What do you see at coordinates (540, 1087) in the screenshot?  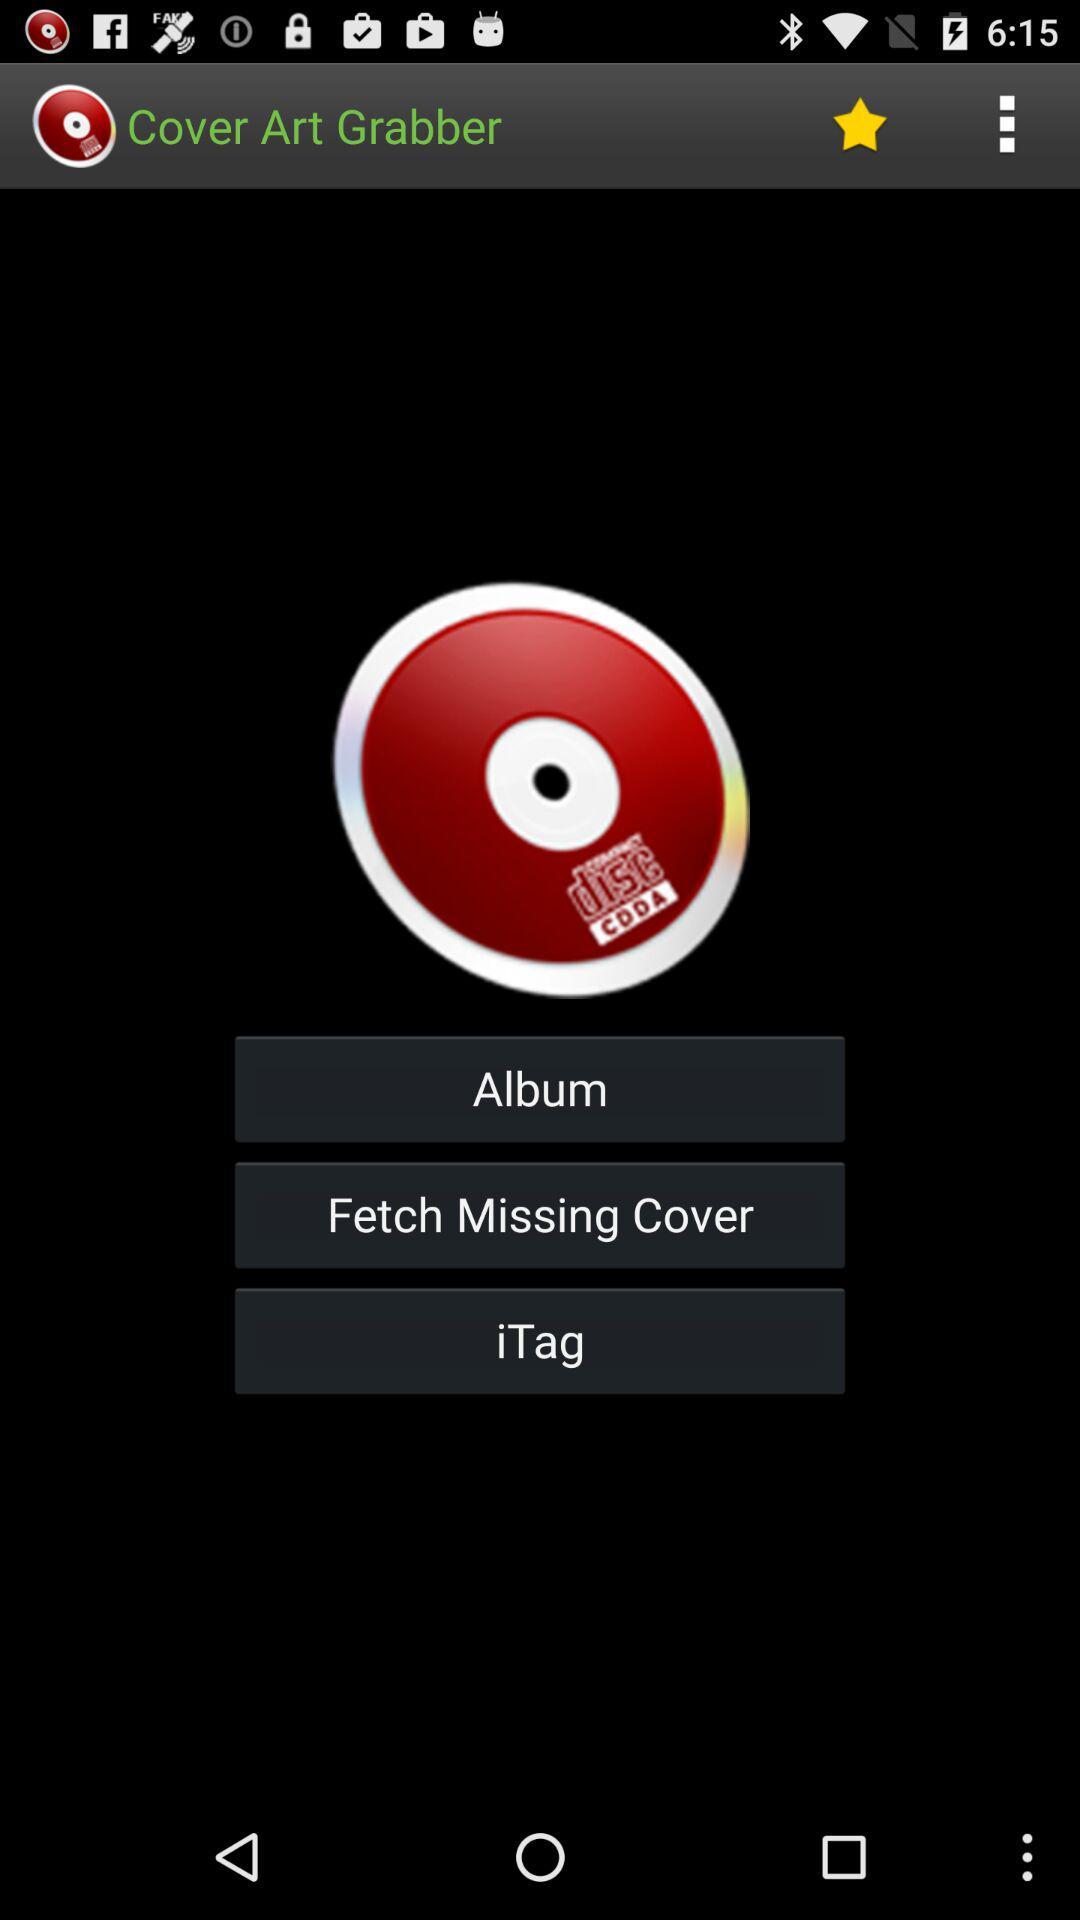 I see `album button` at bounding box center [540, 1087].